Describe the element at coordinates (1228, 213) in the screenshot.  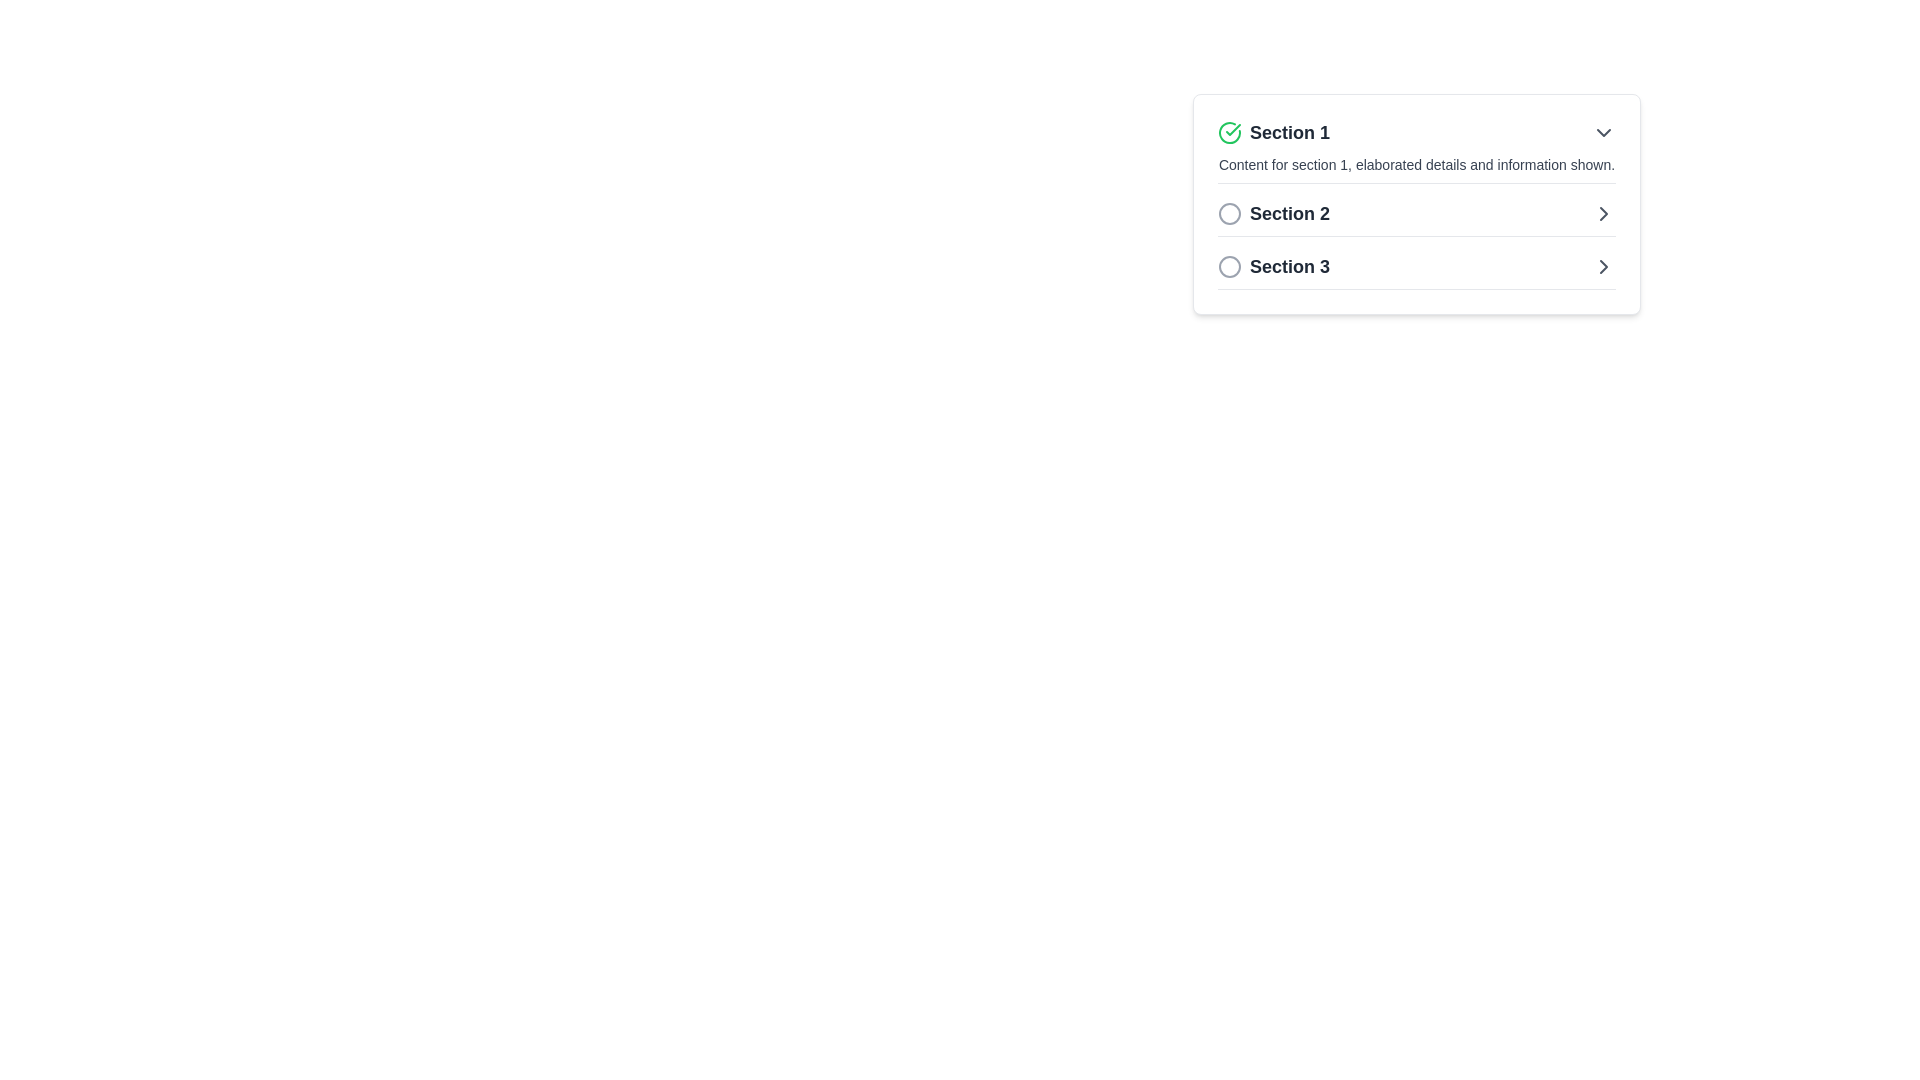
I see `the icon located in the second row of the list next to the text 'Section 2'` at that location.